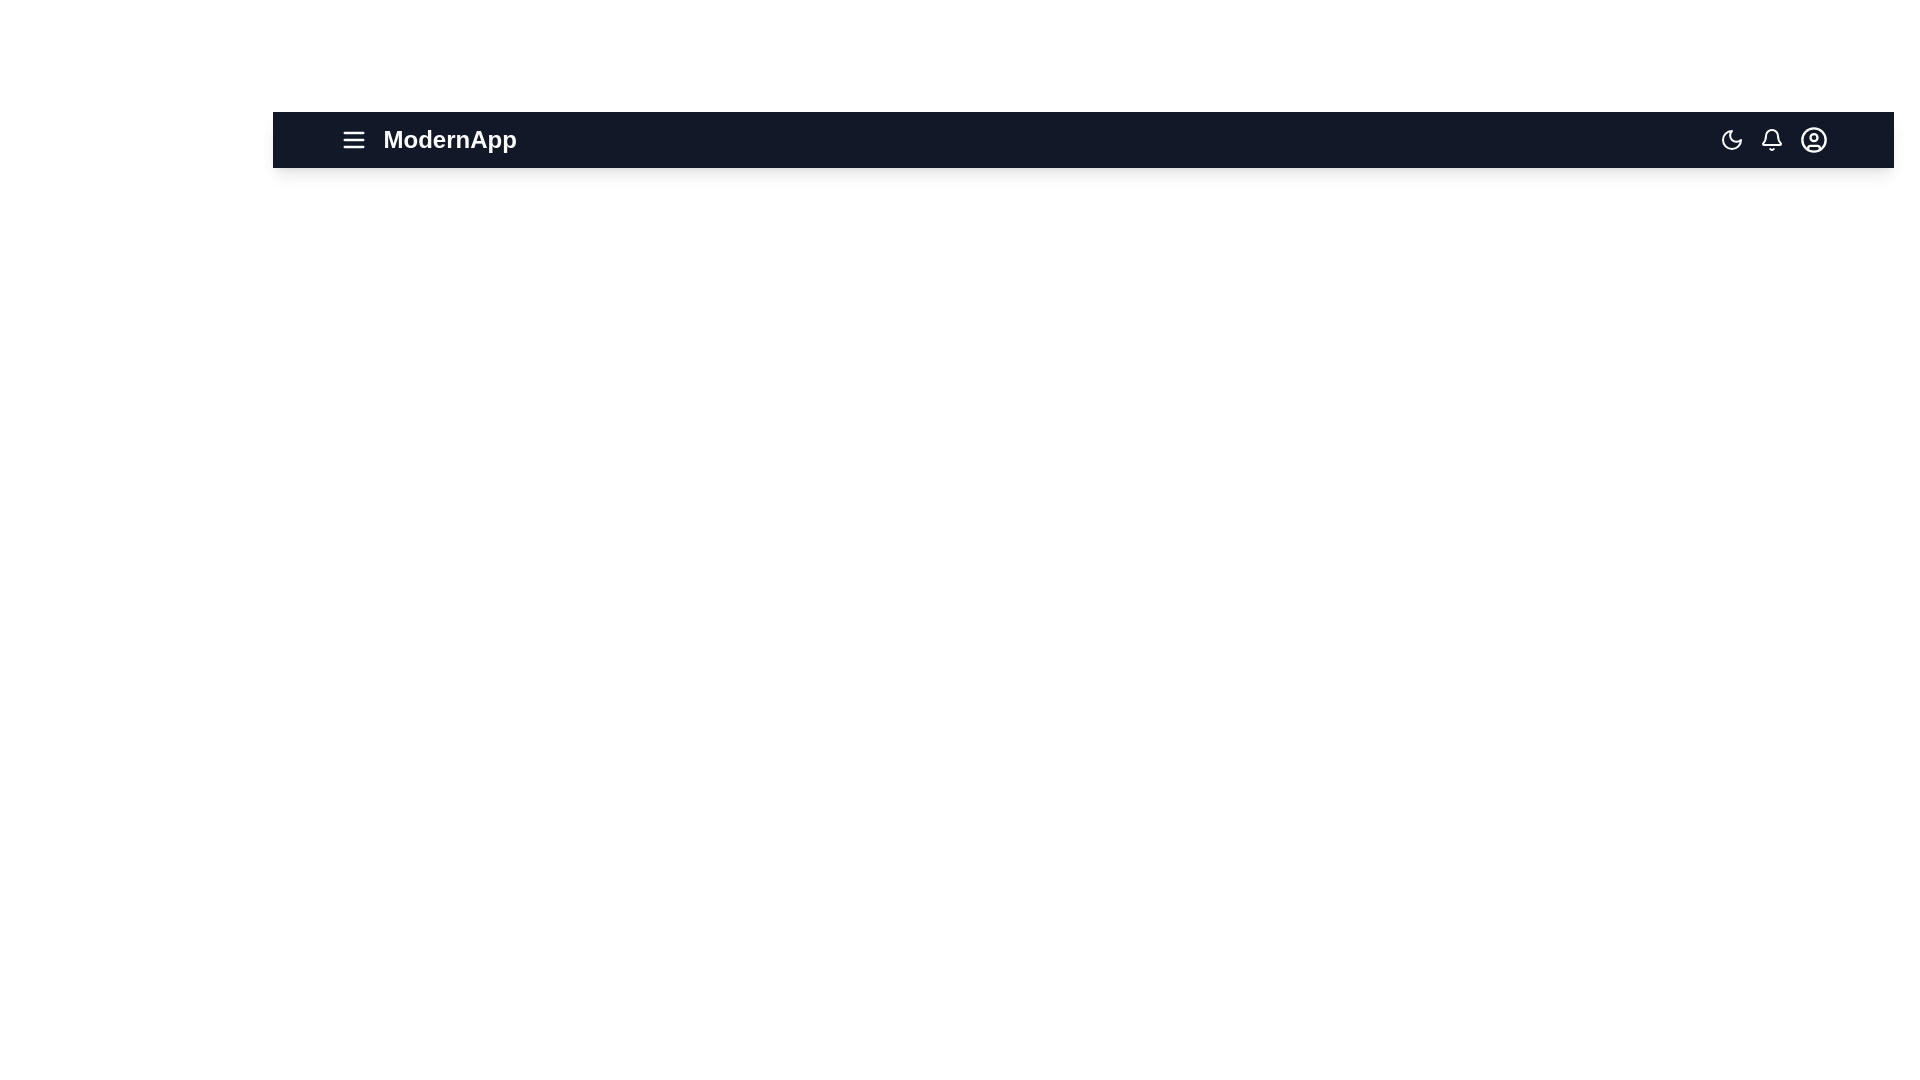 This screenshot has width=1920, height=1080. I want to click on the user circle icon to access the user profile, so click(1813, 138).